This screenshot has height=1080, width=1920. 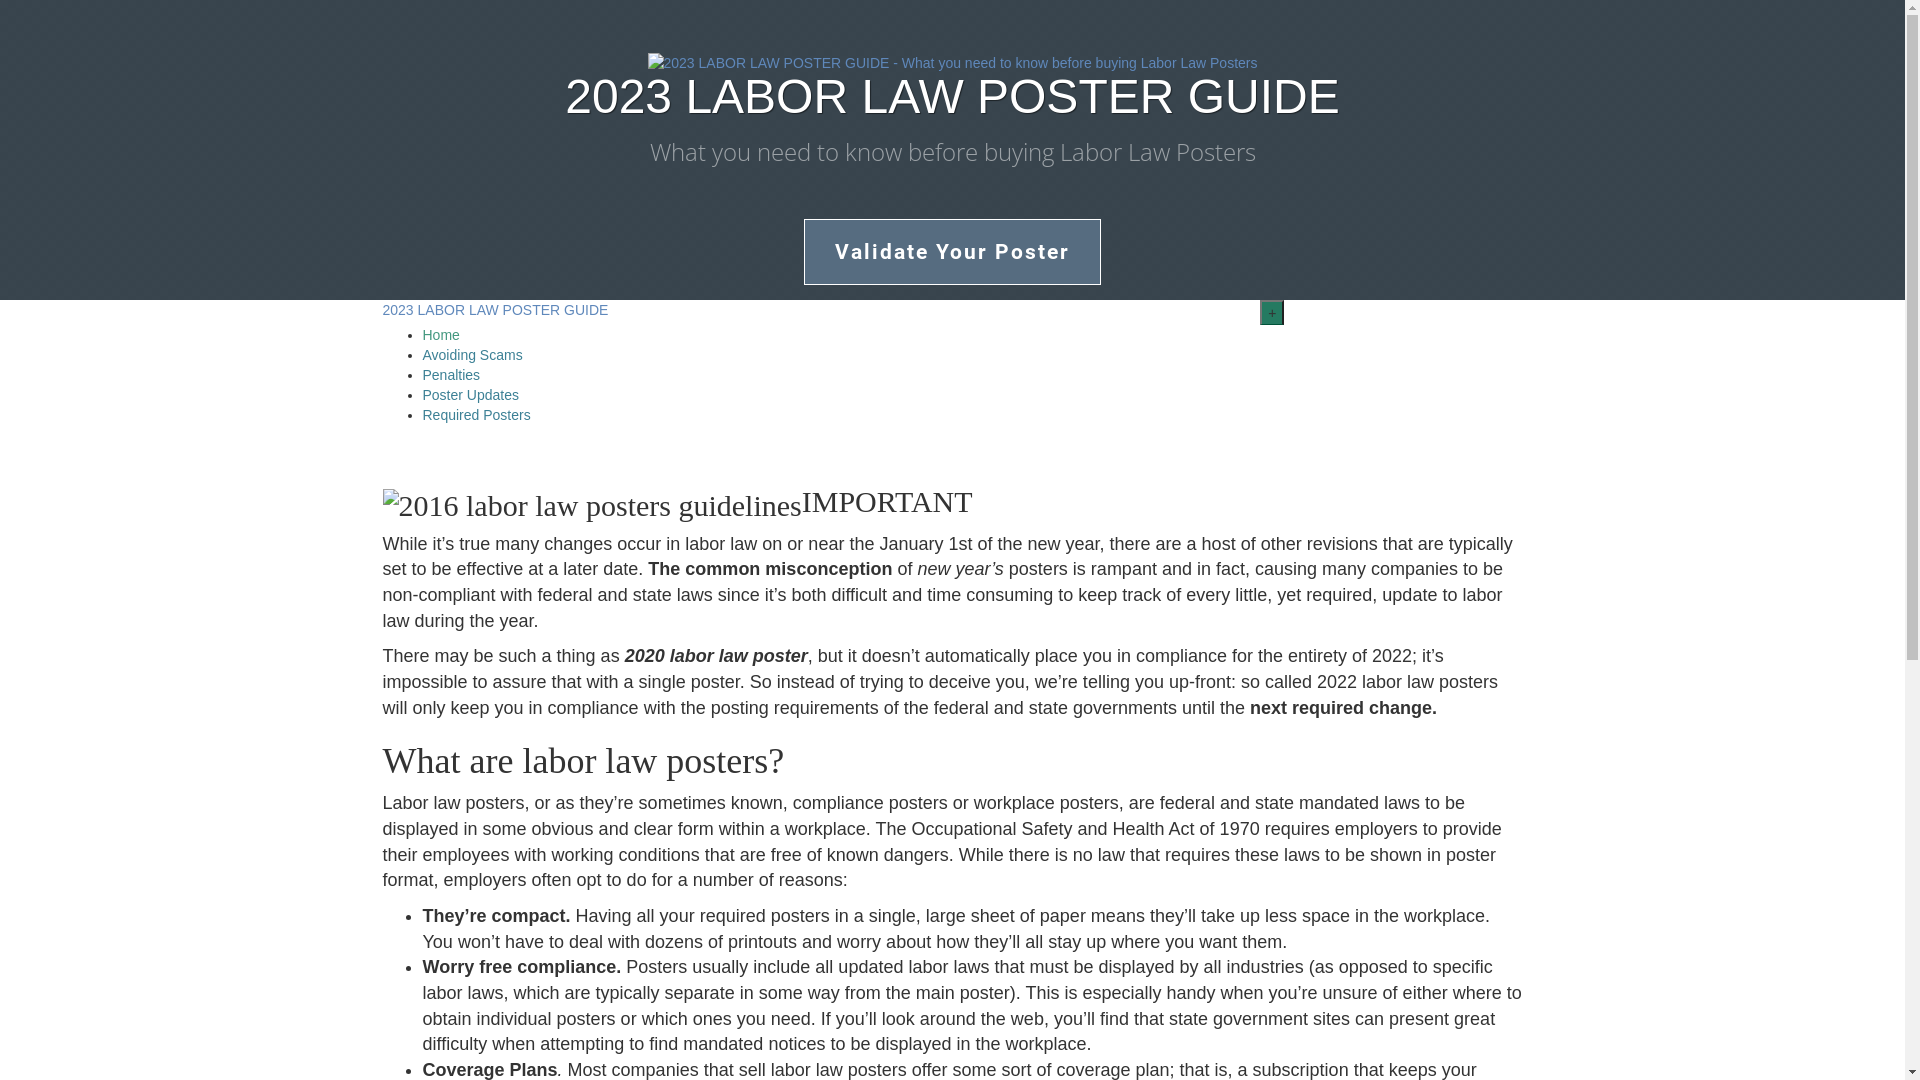 What do you see at coordinates (470, 353) in the screenshot?
I see `'Avoiding Scams'` at bounding box center [470, 353].